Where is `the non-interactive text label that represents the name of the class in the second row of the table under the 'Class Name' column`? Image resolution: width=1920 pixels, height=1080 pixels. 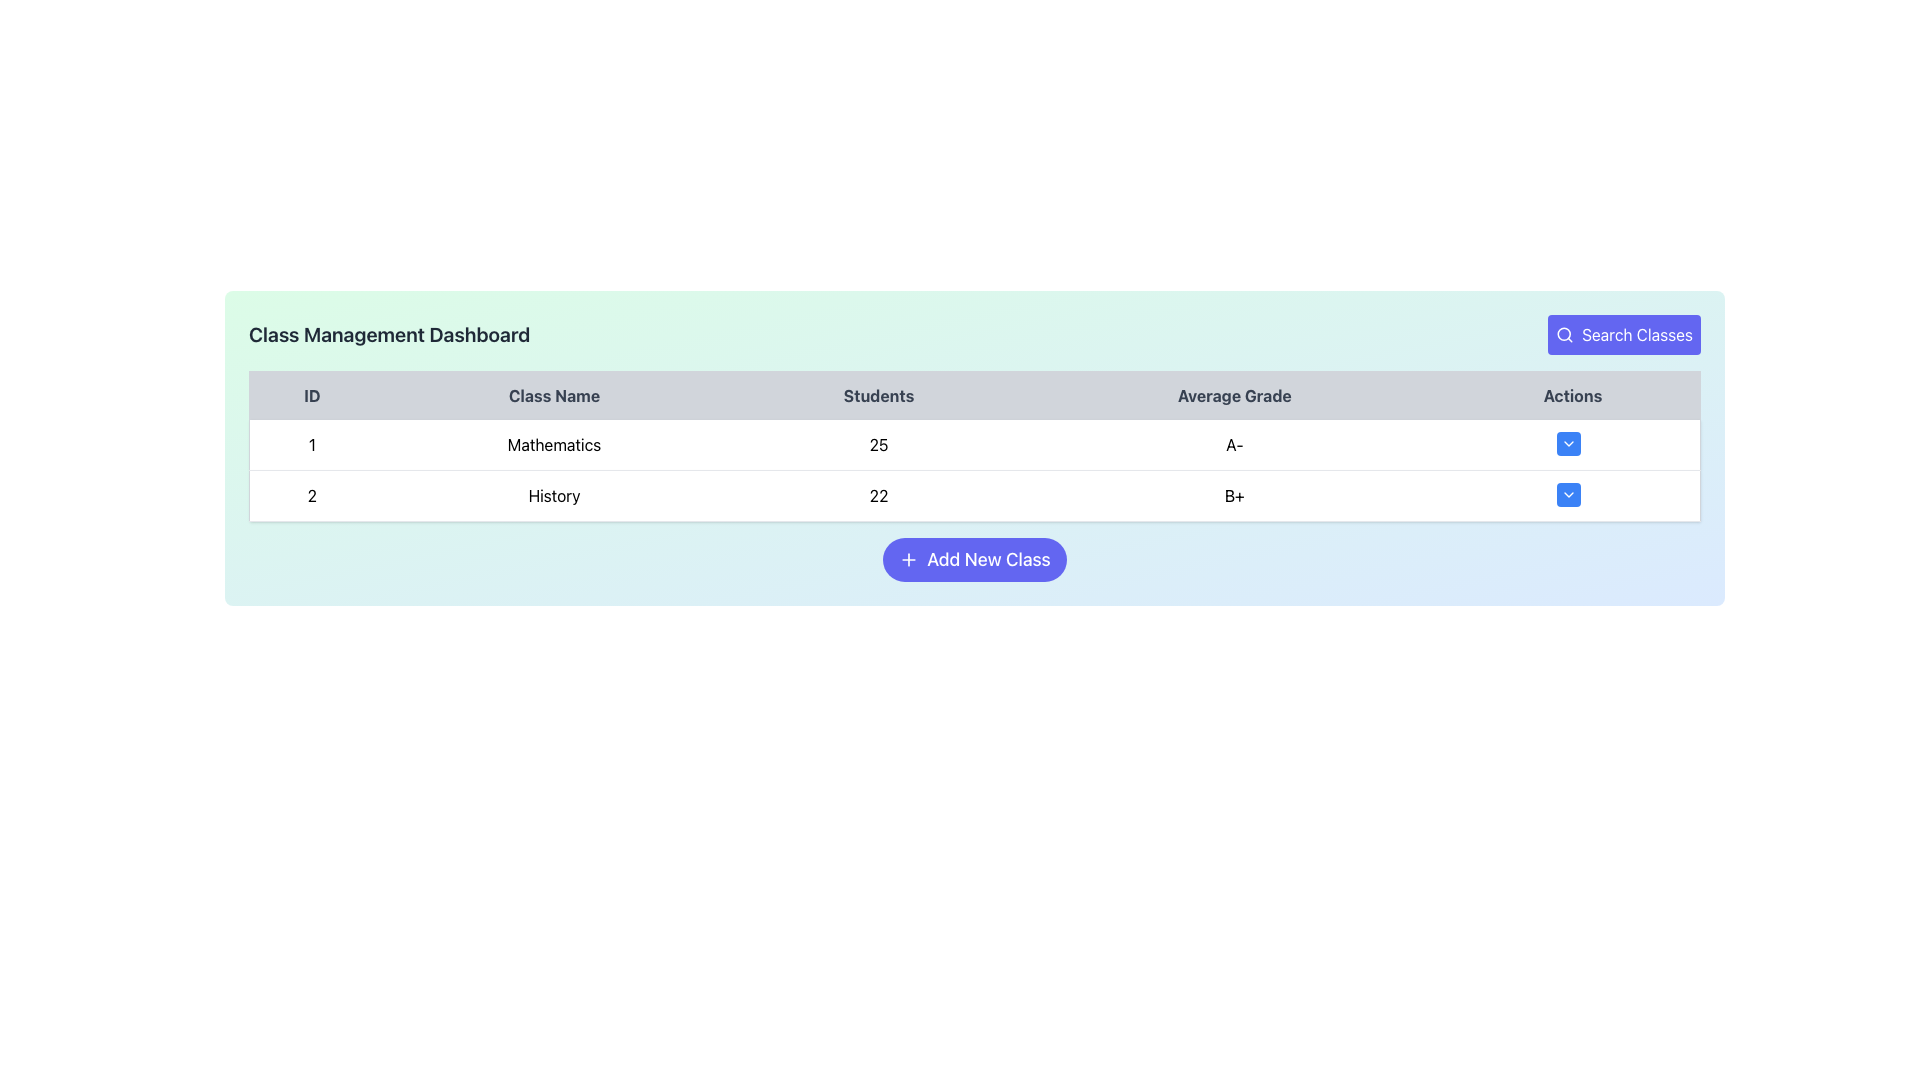 the non-interactive text label that represents the name of the class in the second row of the table under the 'Class Name' column is located at coordinates (554, 495).